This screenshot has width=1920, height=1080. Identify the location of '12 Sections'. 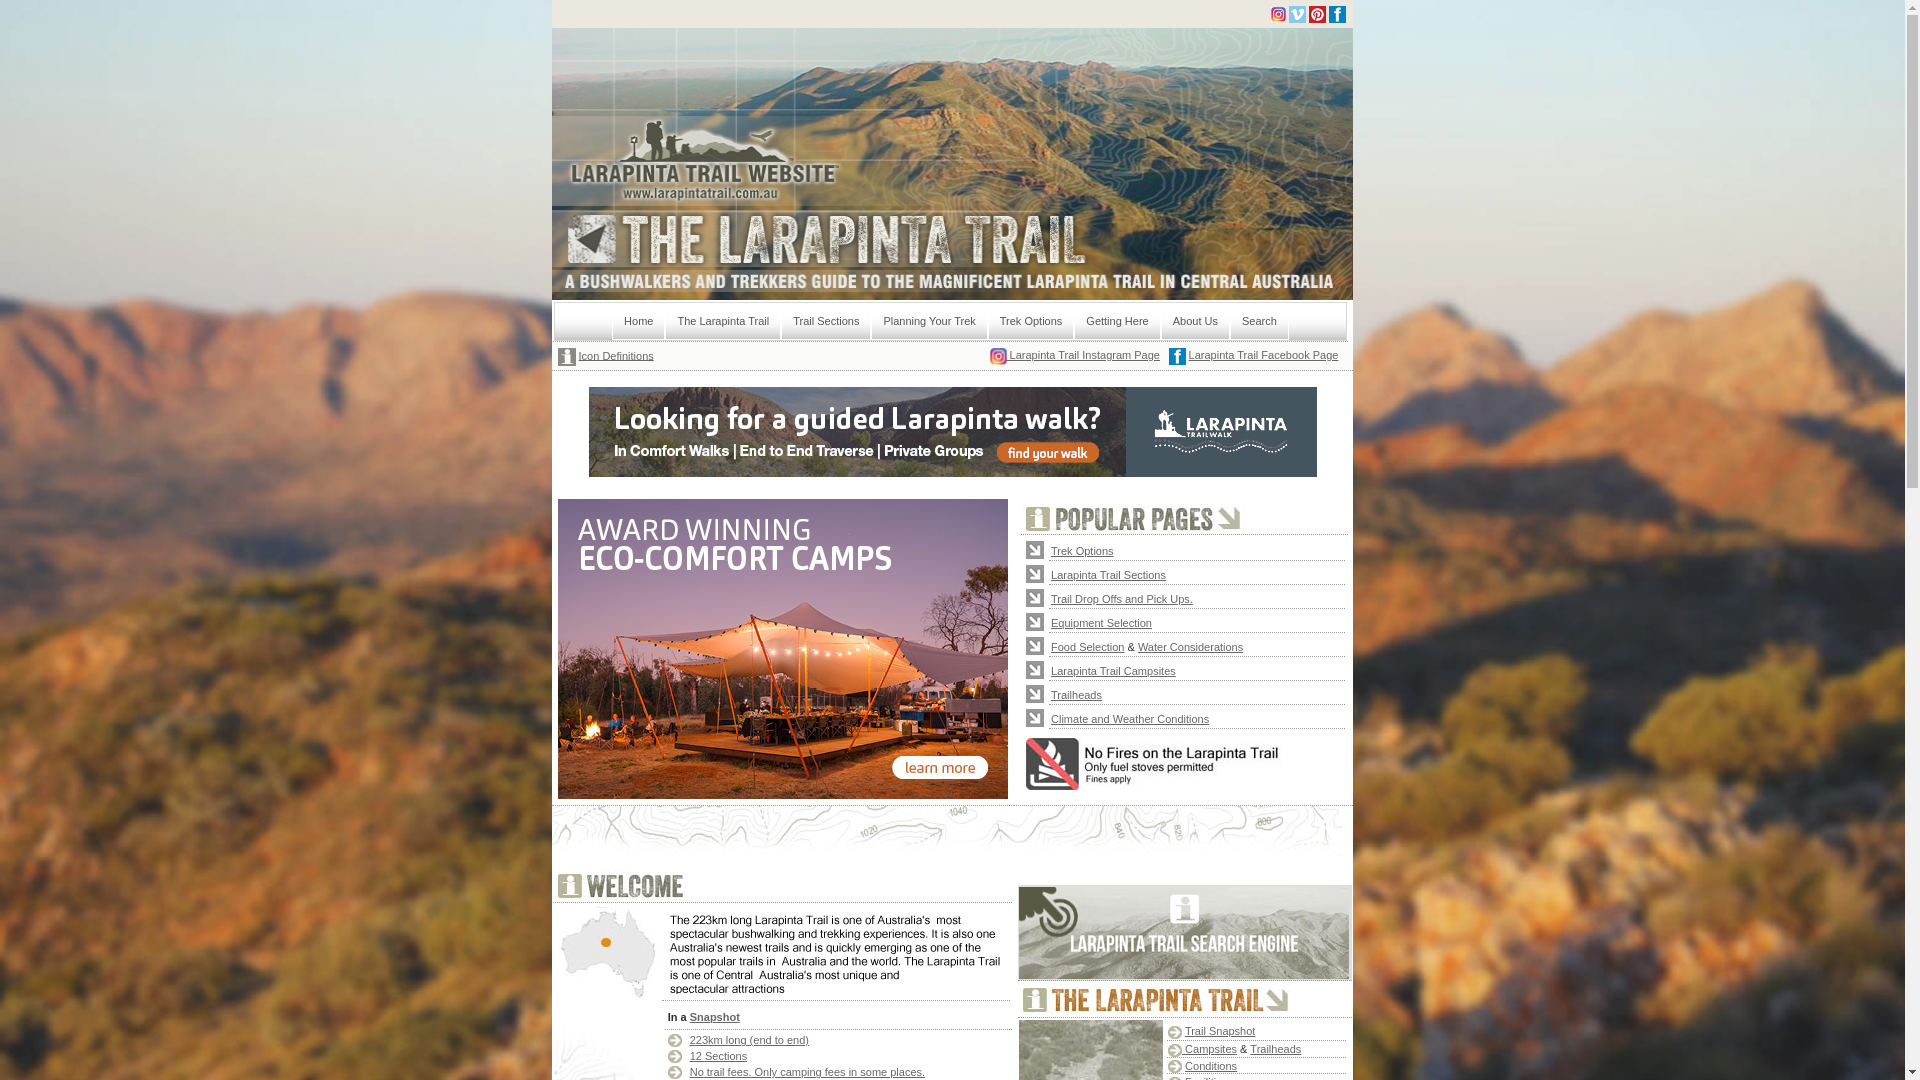
(718, 1055).